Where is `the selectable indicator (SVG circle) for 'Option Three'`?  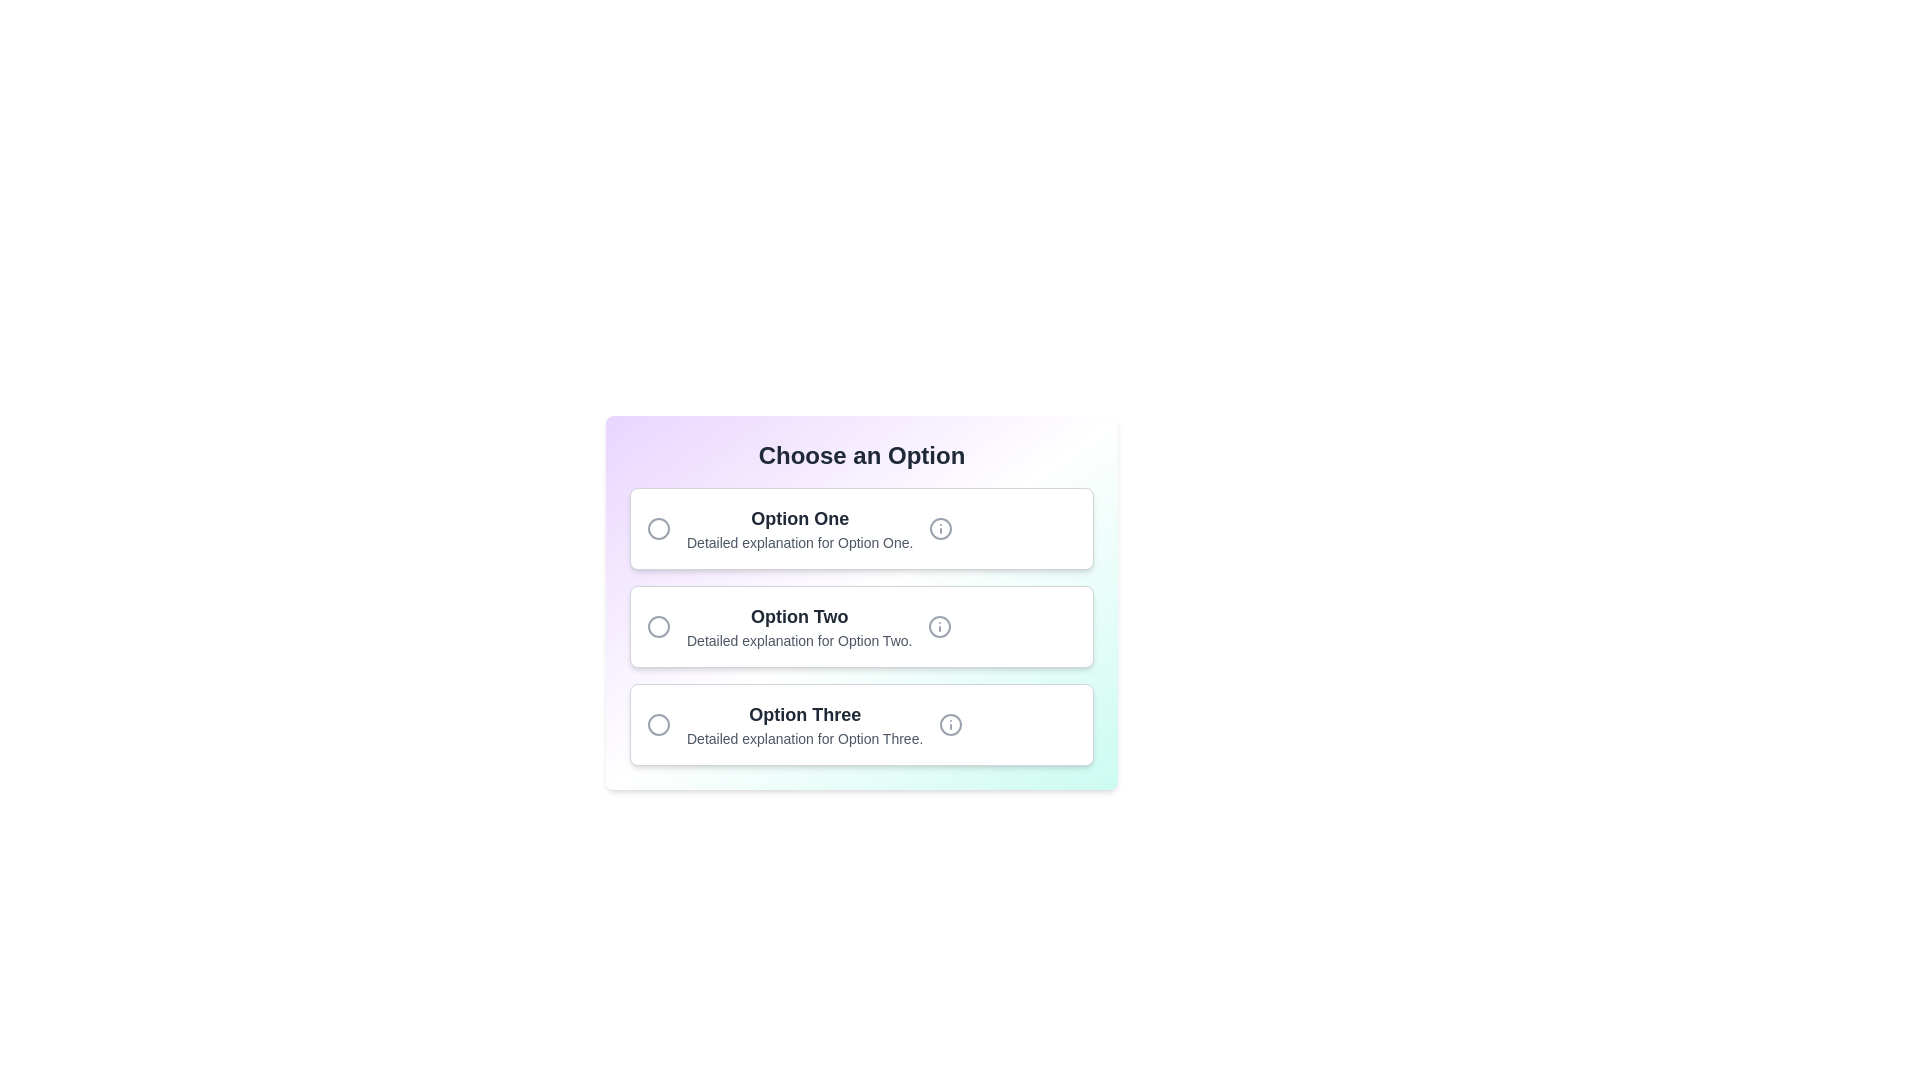
the selectable indicator (SVG circle) for 'Option Three' is located at coordinates (658, 725).